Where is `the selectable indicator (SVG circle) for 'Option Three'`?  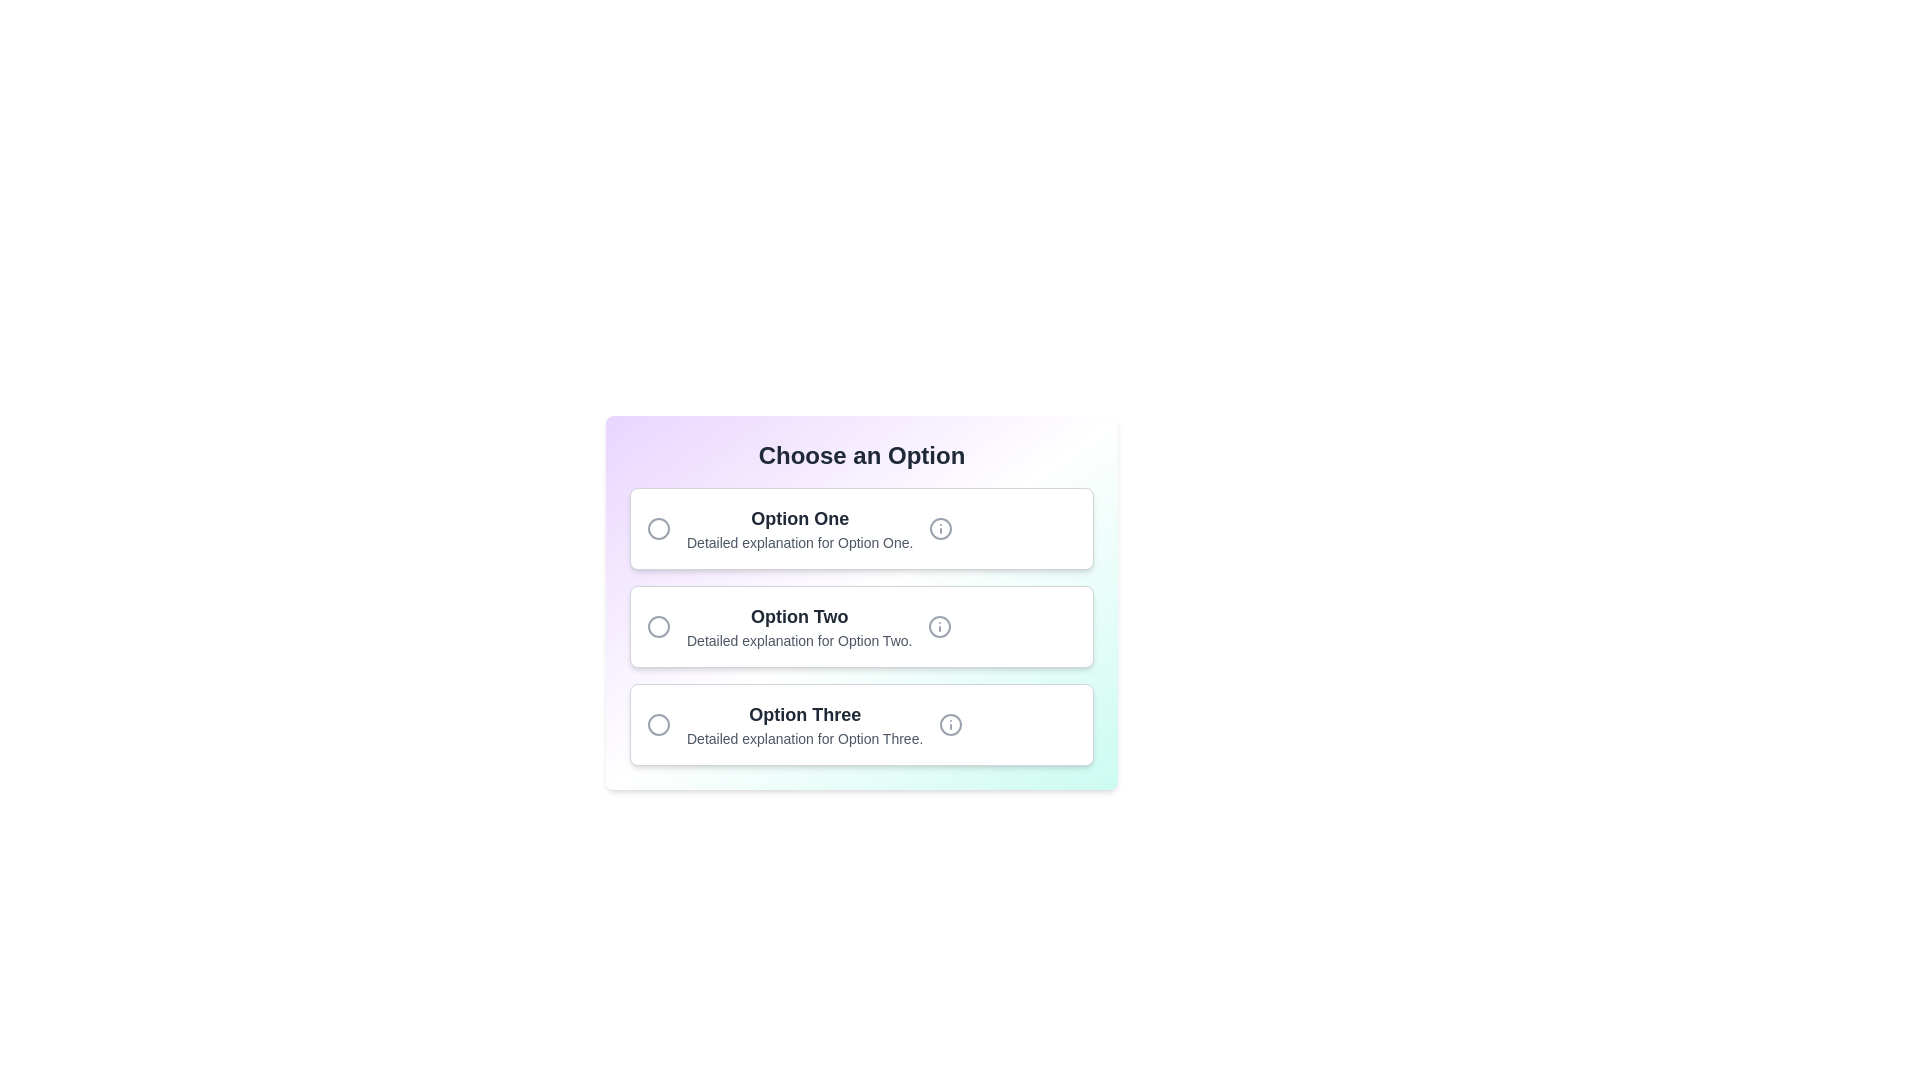
the selectable indicator (SVG circle) for 'Option Three' is located at coordinates (658, 725).